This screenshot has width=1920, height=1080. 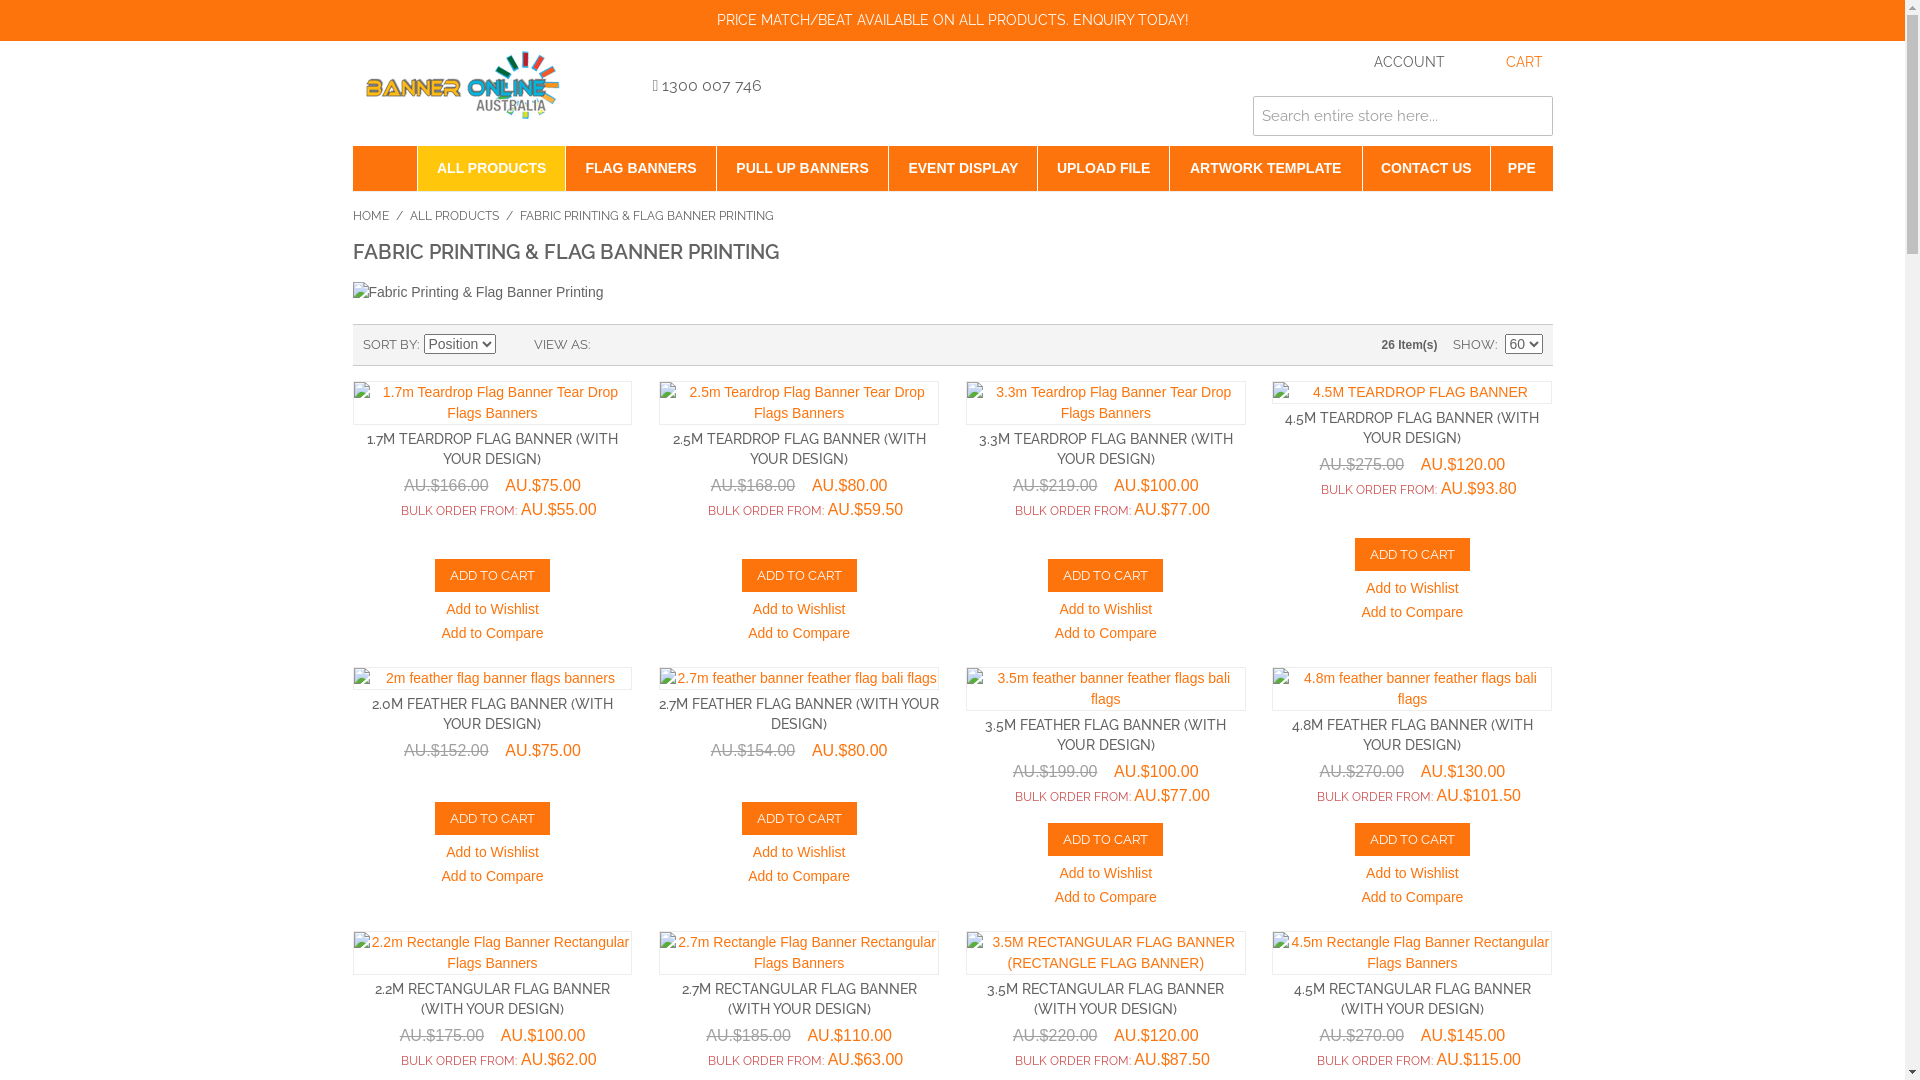 I want to click on '2.5m Teardrop Flag Banner Tear Drop Flags Banners', so click(x=797, y=402).